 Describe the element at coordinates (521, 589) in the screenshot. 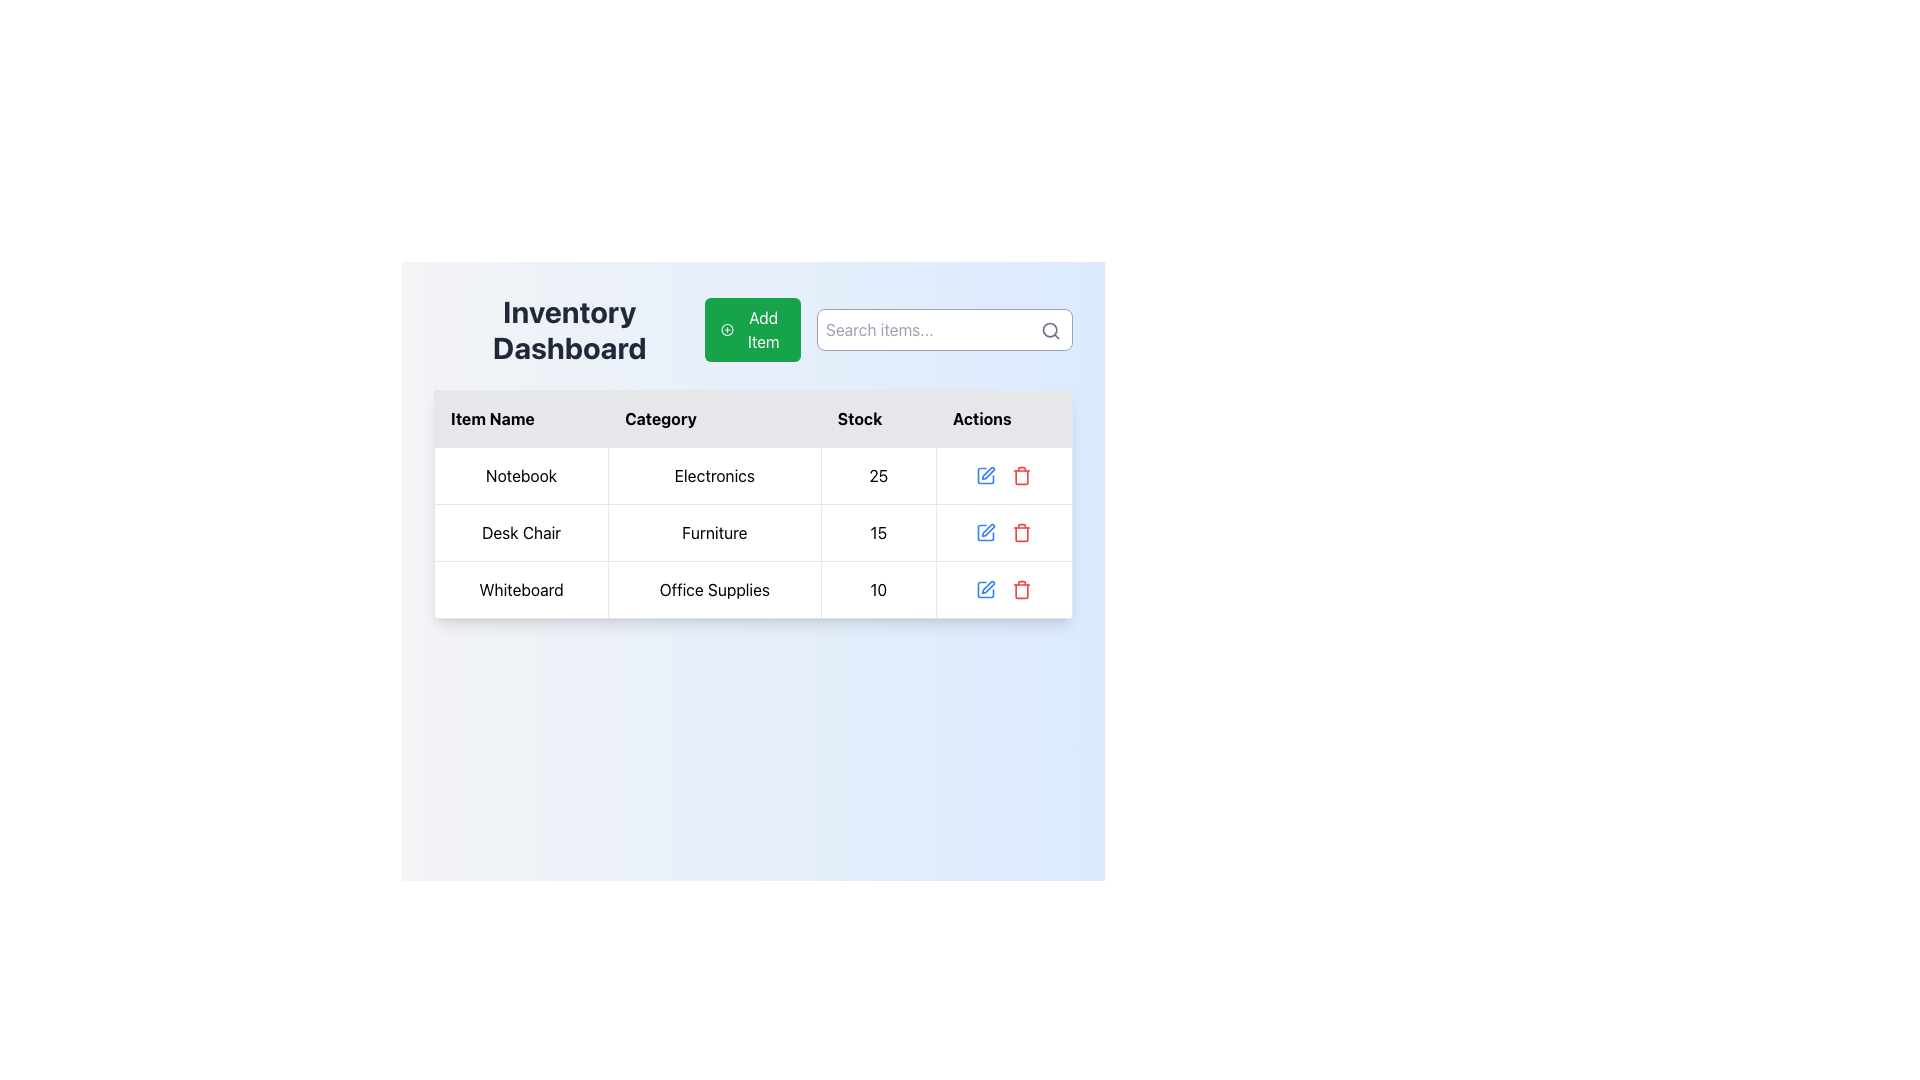

I see `the text label reading 'Whiteboard' located in the third row of the table under the 'Item Name' column` at that location.